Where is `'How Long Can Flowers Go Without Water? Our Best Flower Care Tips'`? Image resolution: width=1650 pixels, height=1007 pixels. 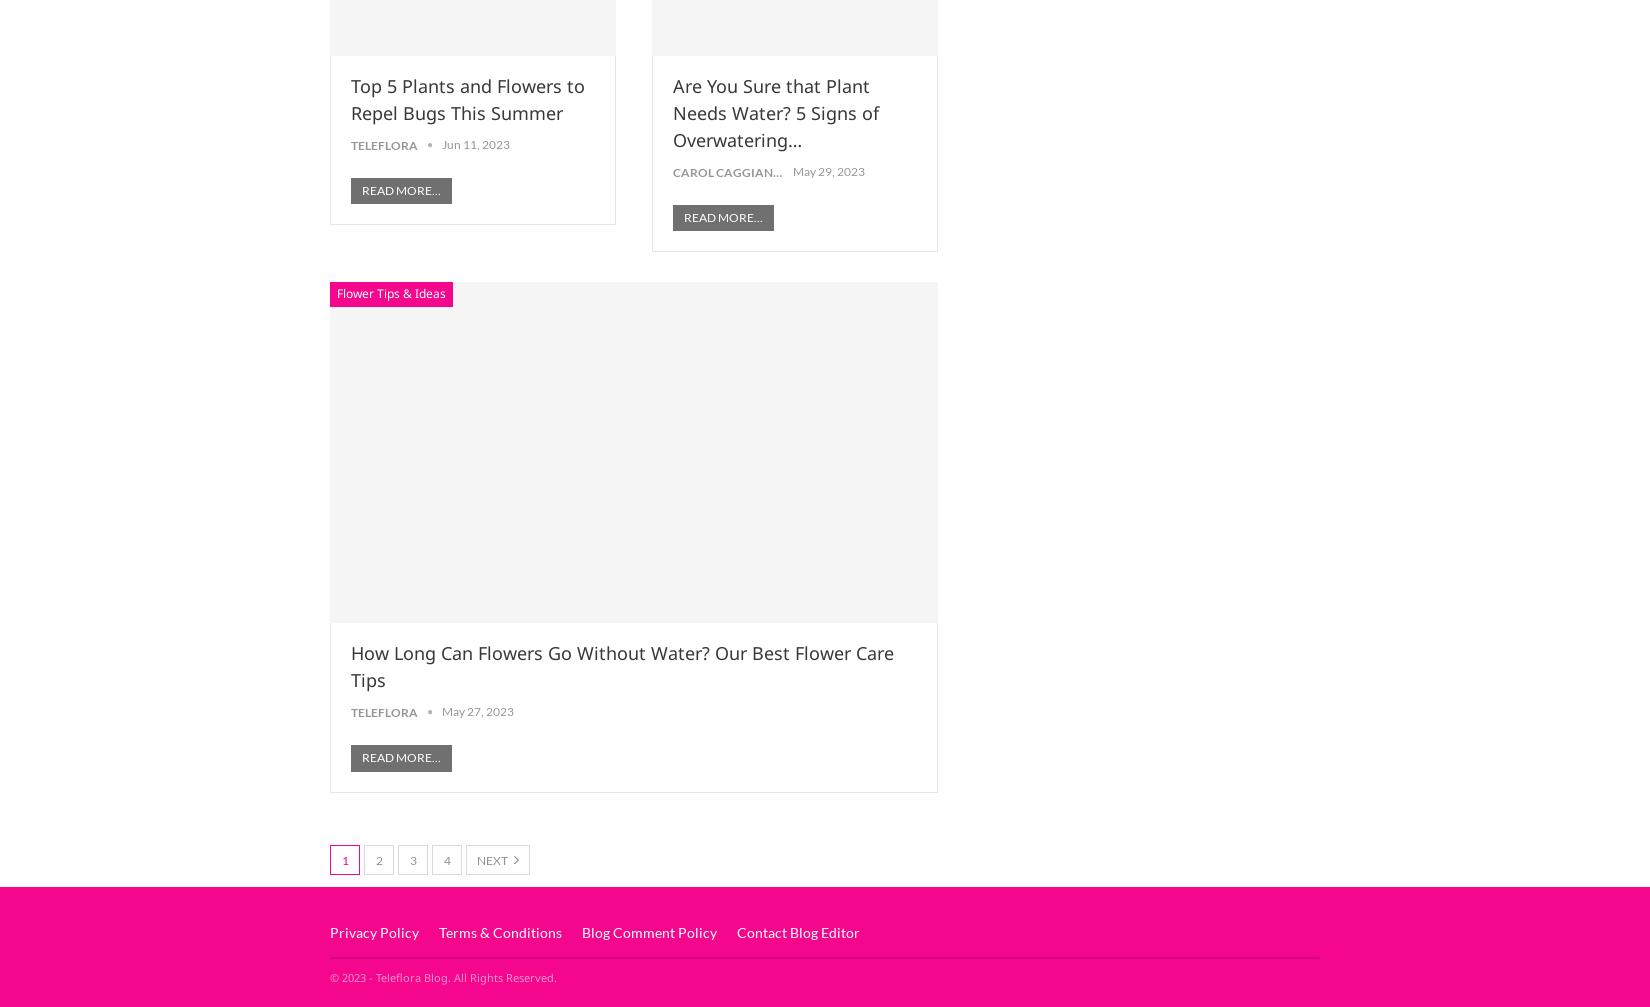
'How Long Can Flowers Go Without Water? Our Best Flower Care Tips' is located at coordinates (621, 665).